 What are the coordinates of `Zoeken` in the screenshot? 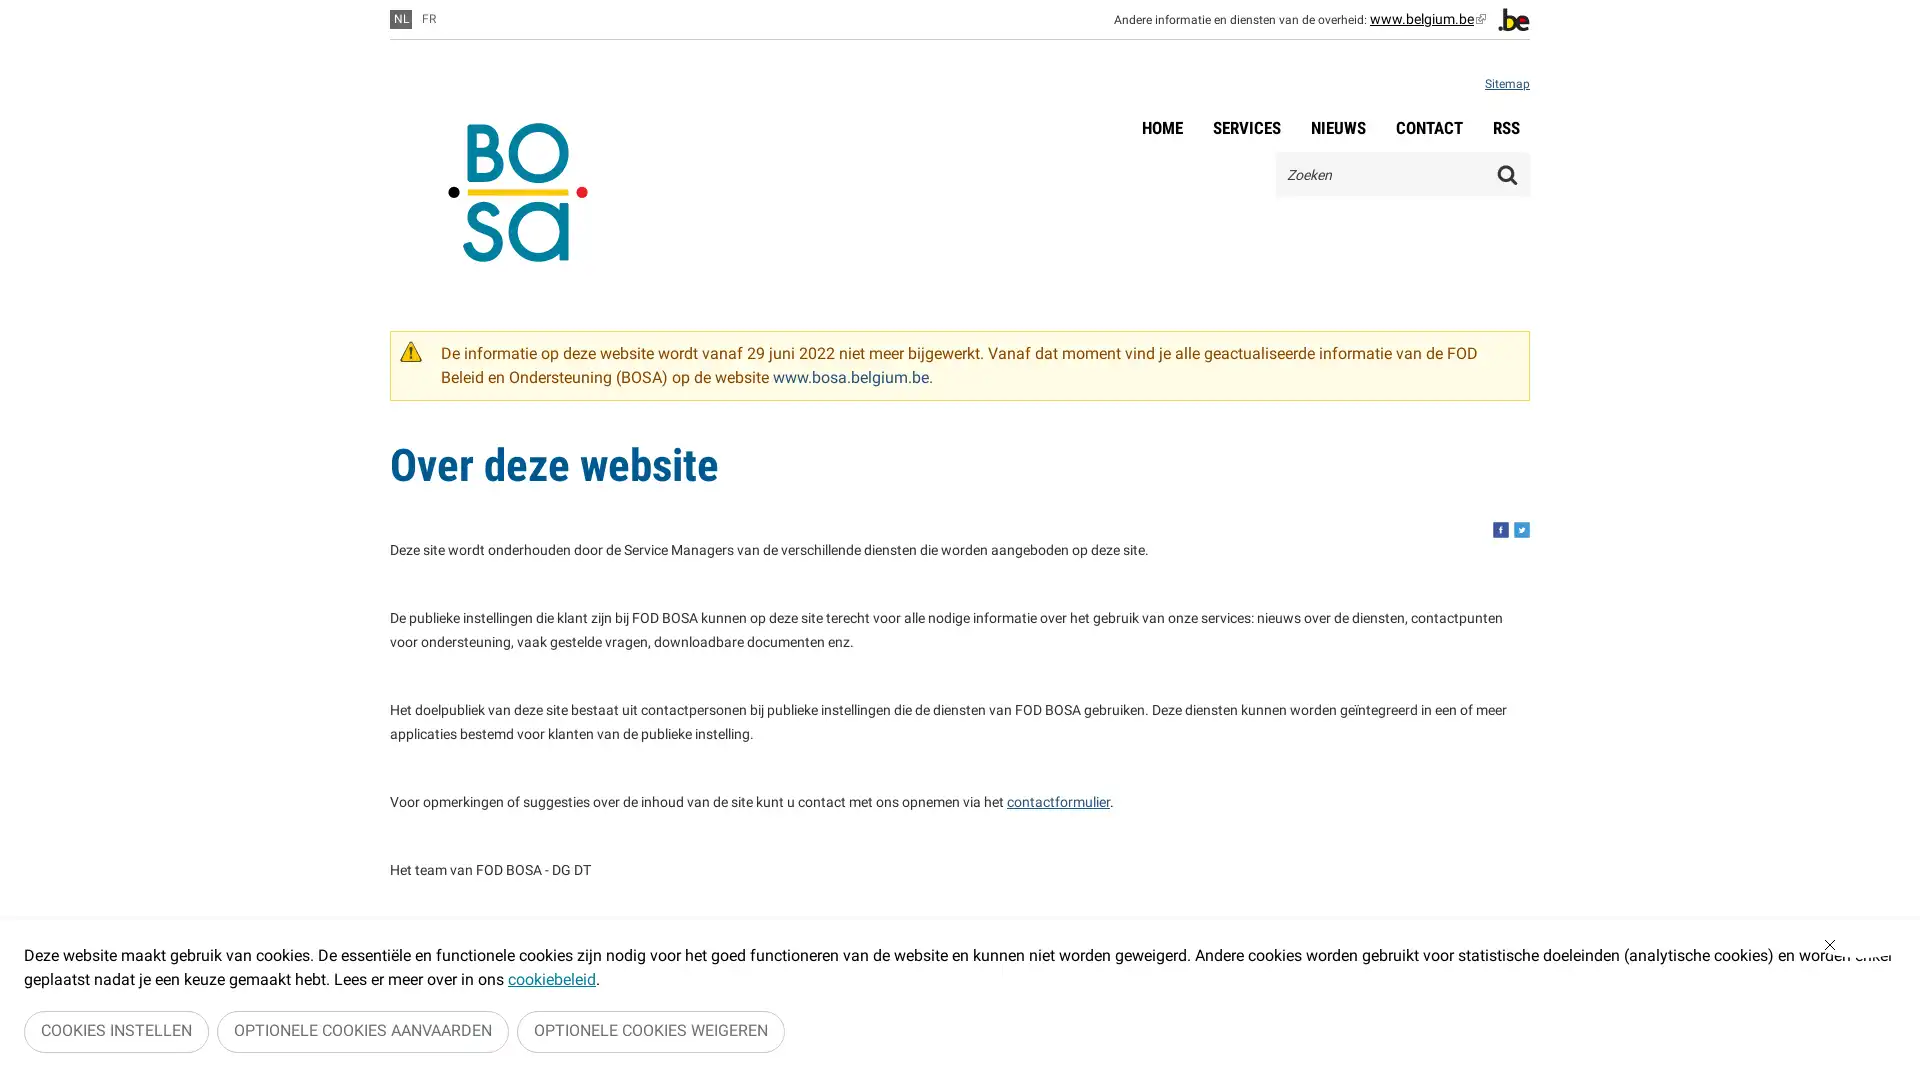 It's located at (1507, 173).